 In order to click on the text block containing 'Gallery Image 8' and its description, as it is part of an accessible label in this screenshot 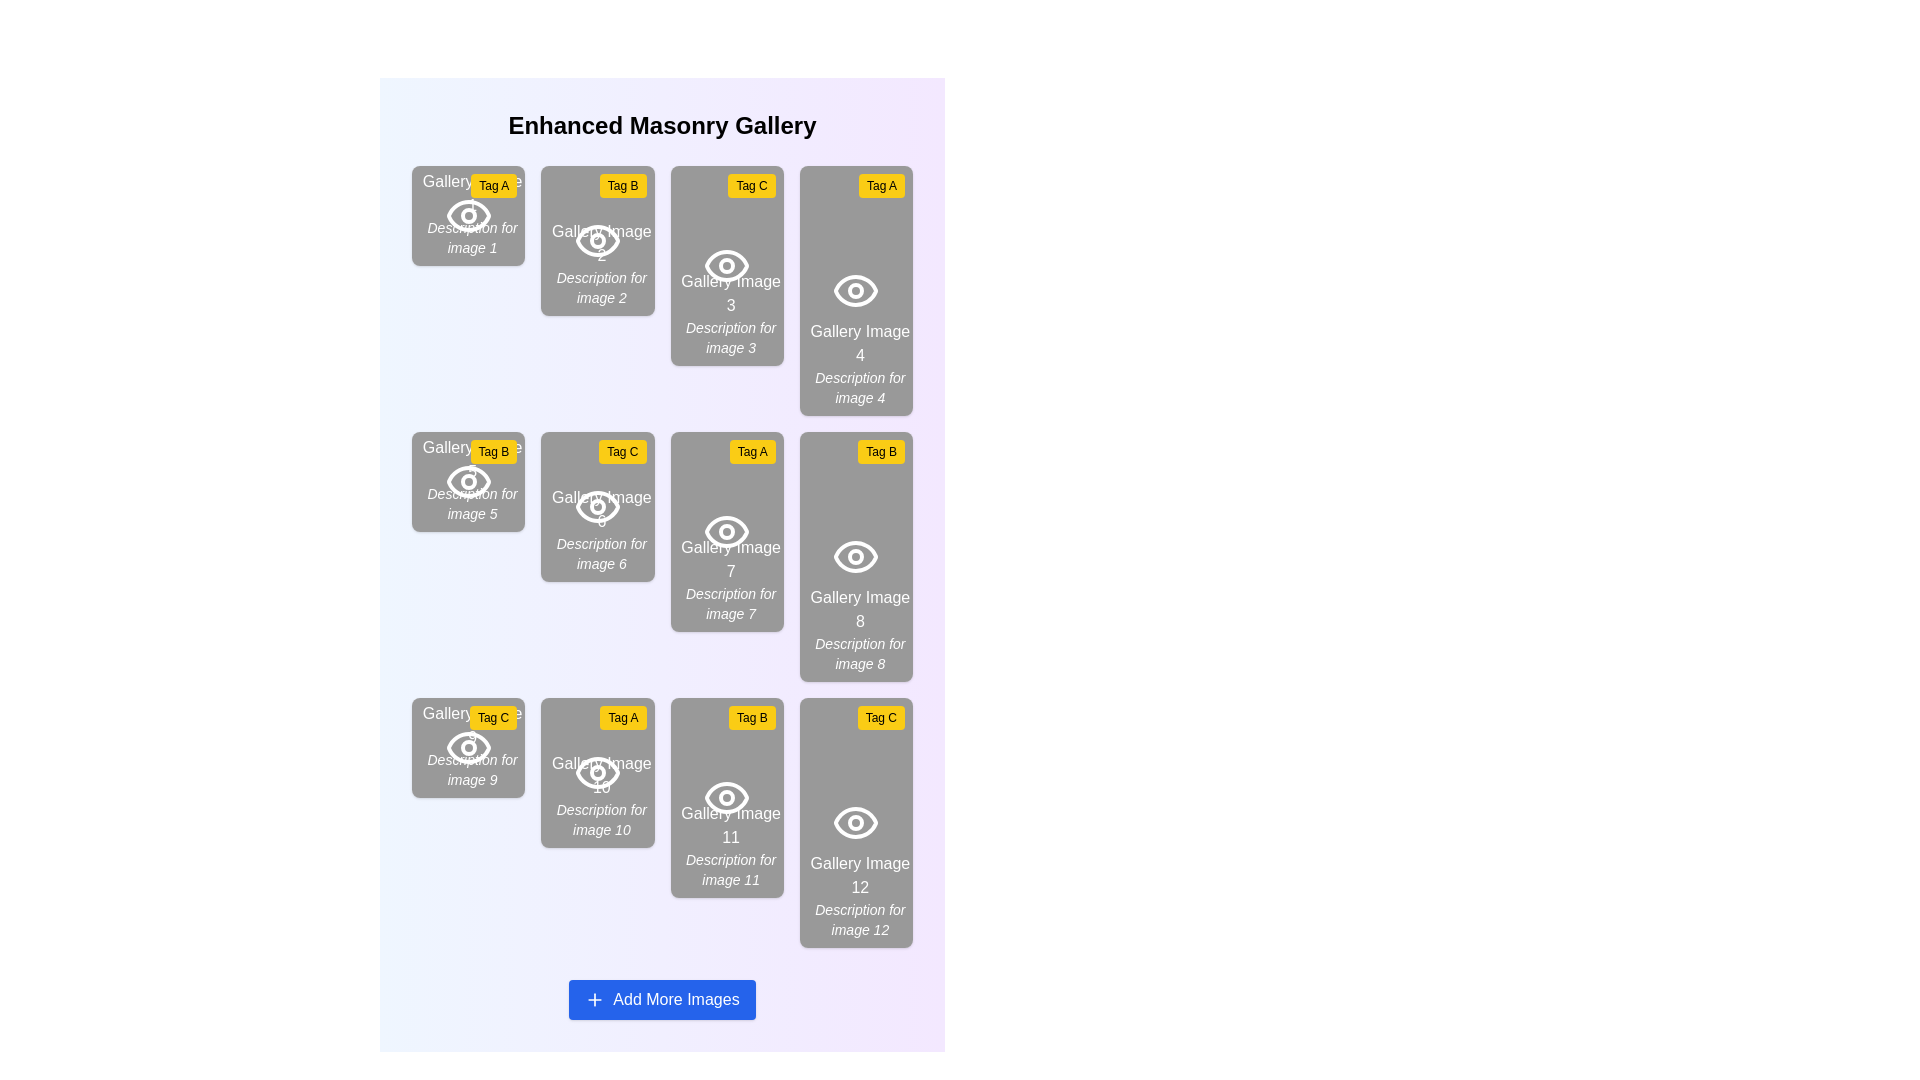, I will do `click(860, 628)`.